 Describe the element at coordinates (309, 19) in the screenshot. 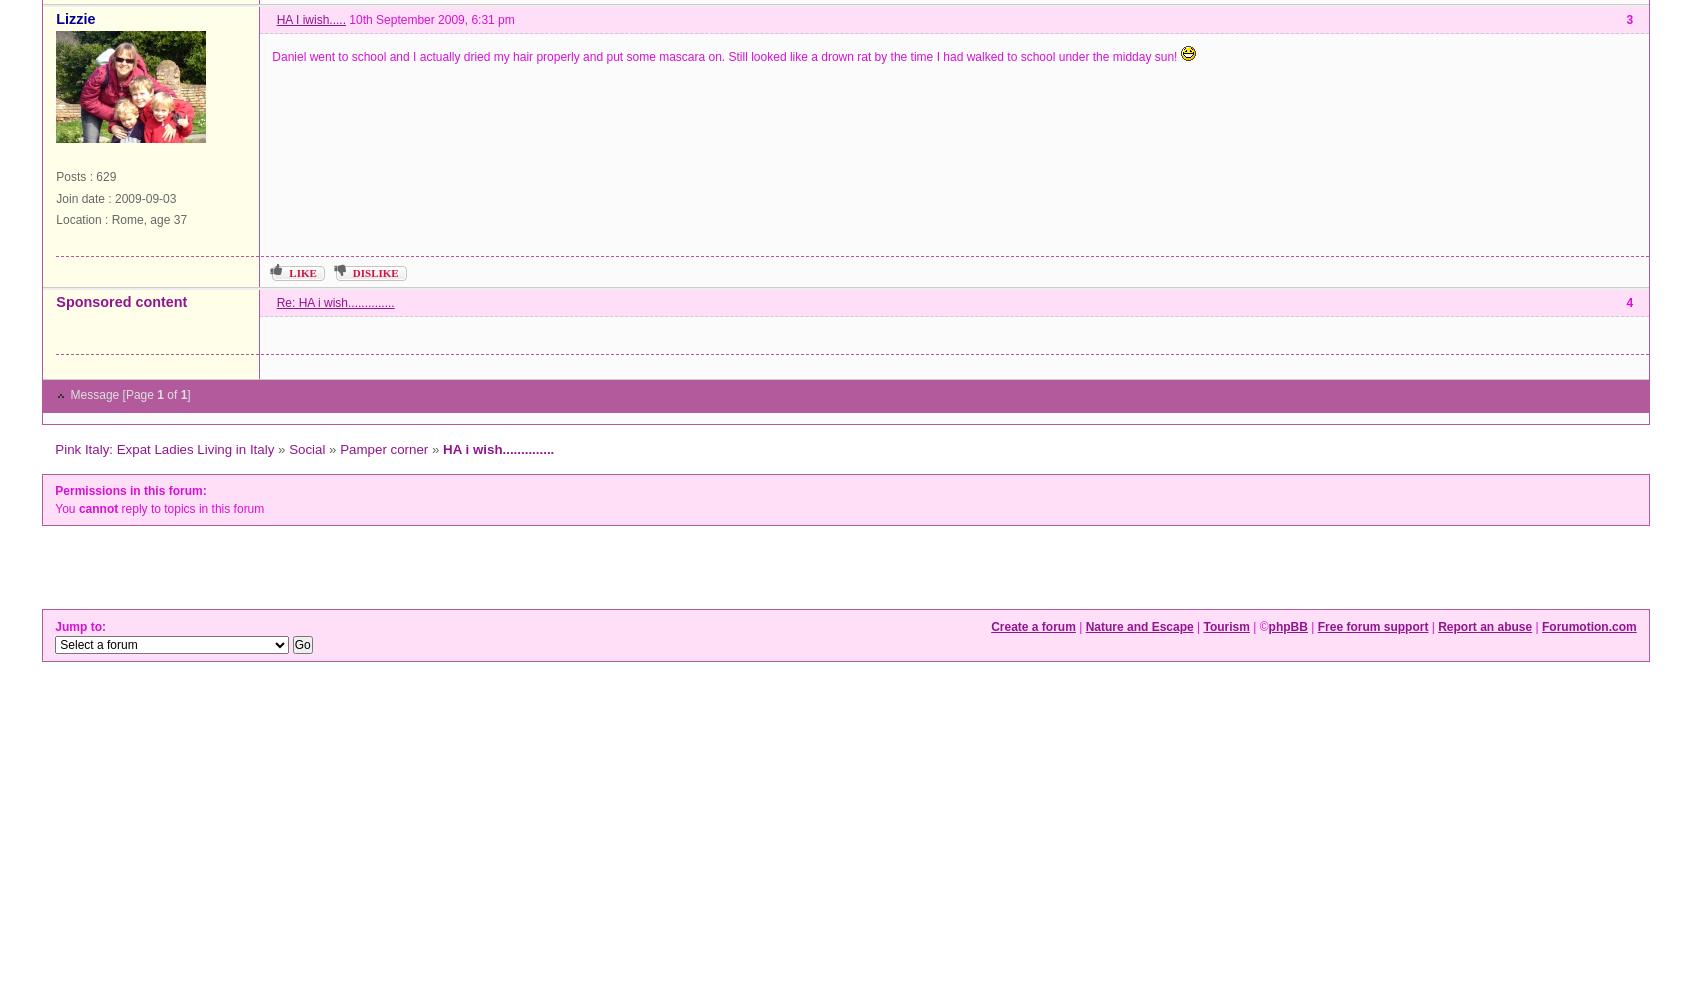

I see `'HA  I iwish.....'` at that location.